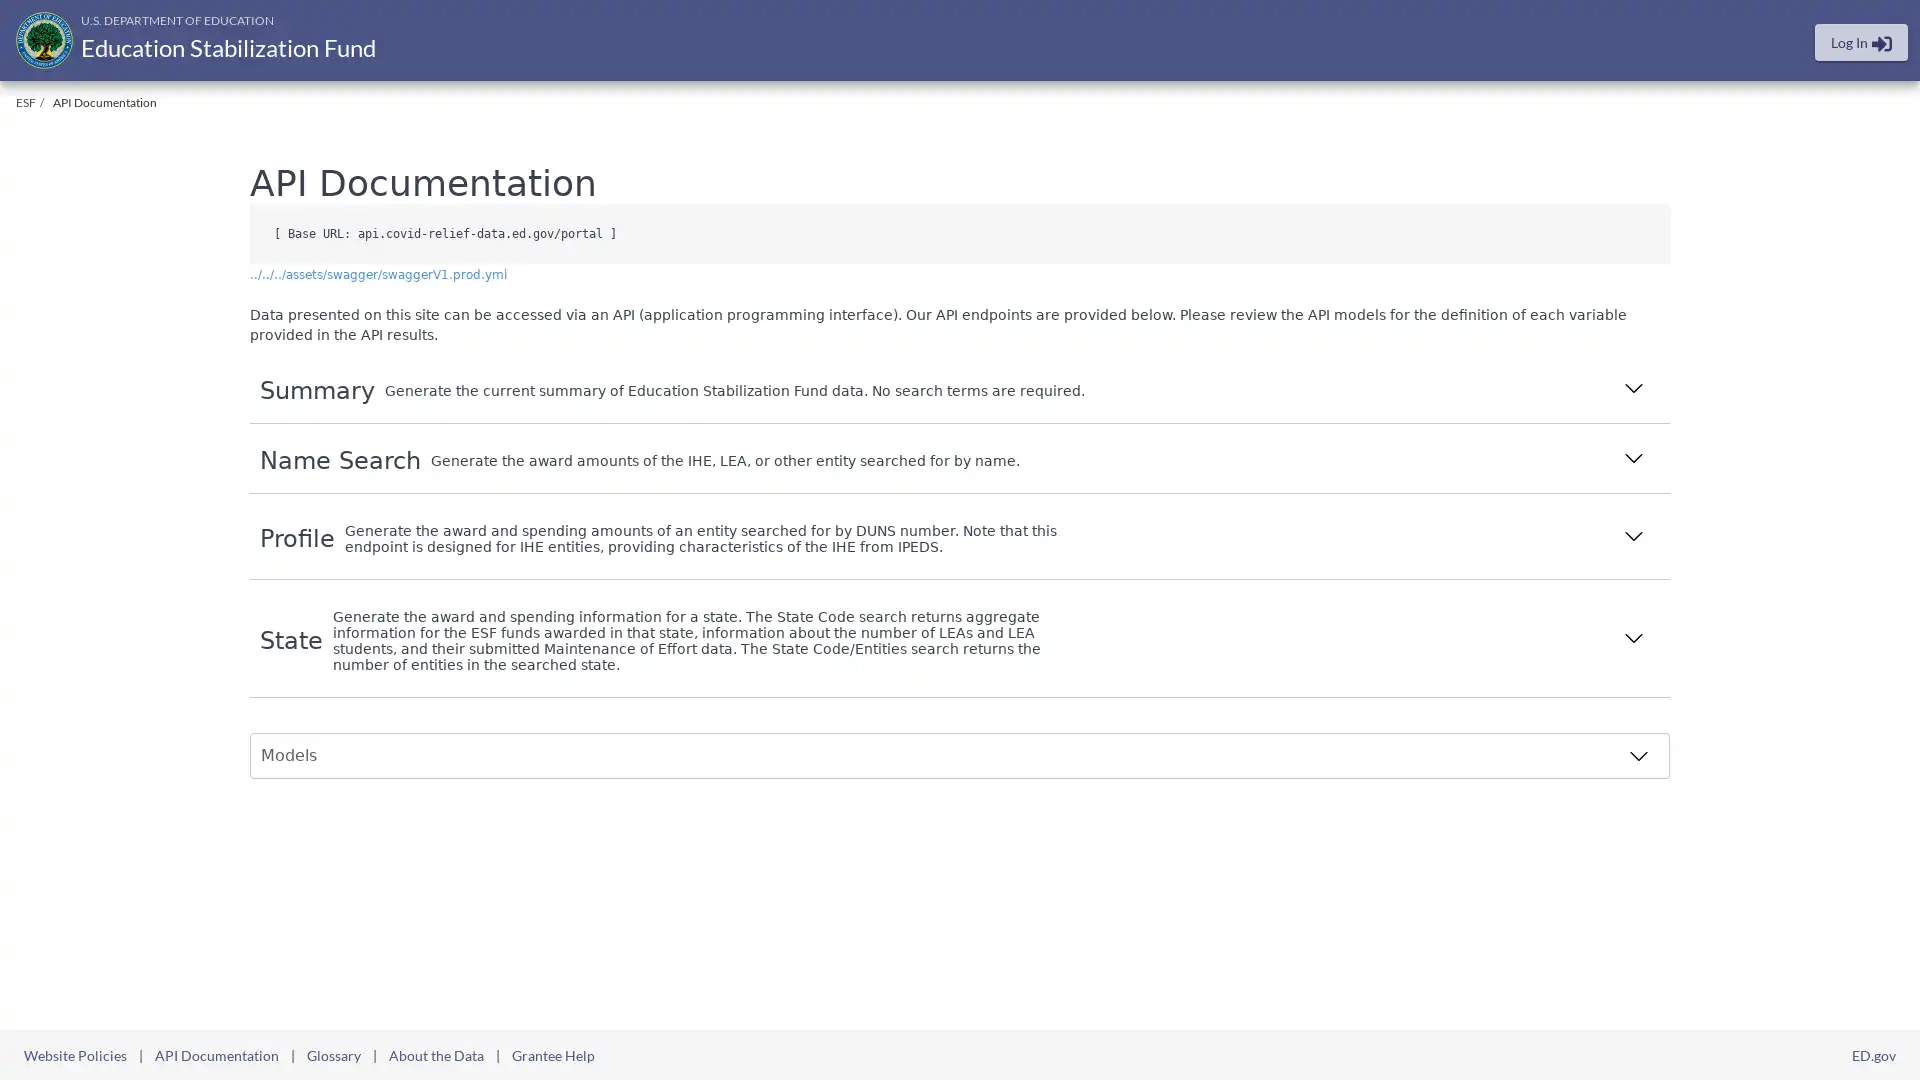 The image size is (1920, 1080). I want to click on User Log In, so click(1860, 42).